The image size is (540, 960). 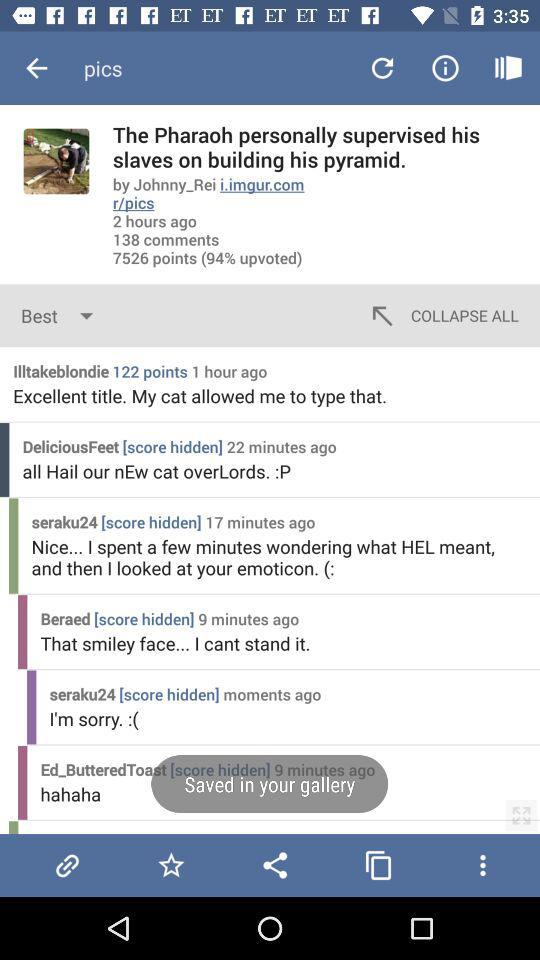 What do you see at coordinates (67, 864) in the screenshot?
I see `open link` at bounding box center [67, 864].